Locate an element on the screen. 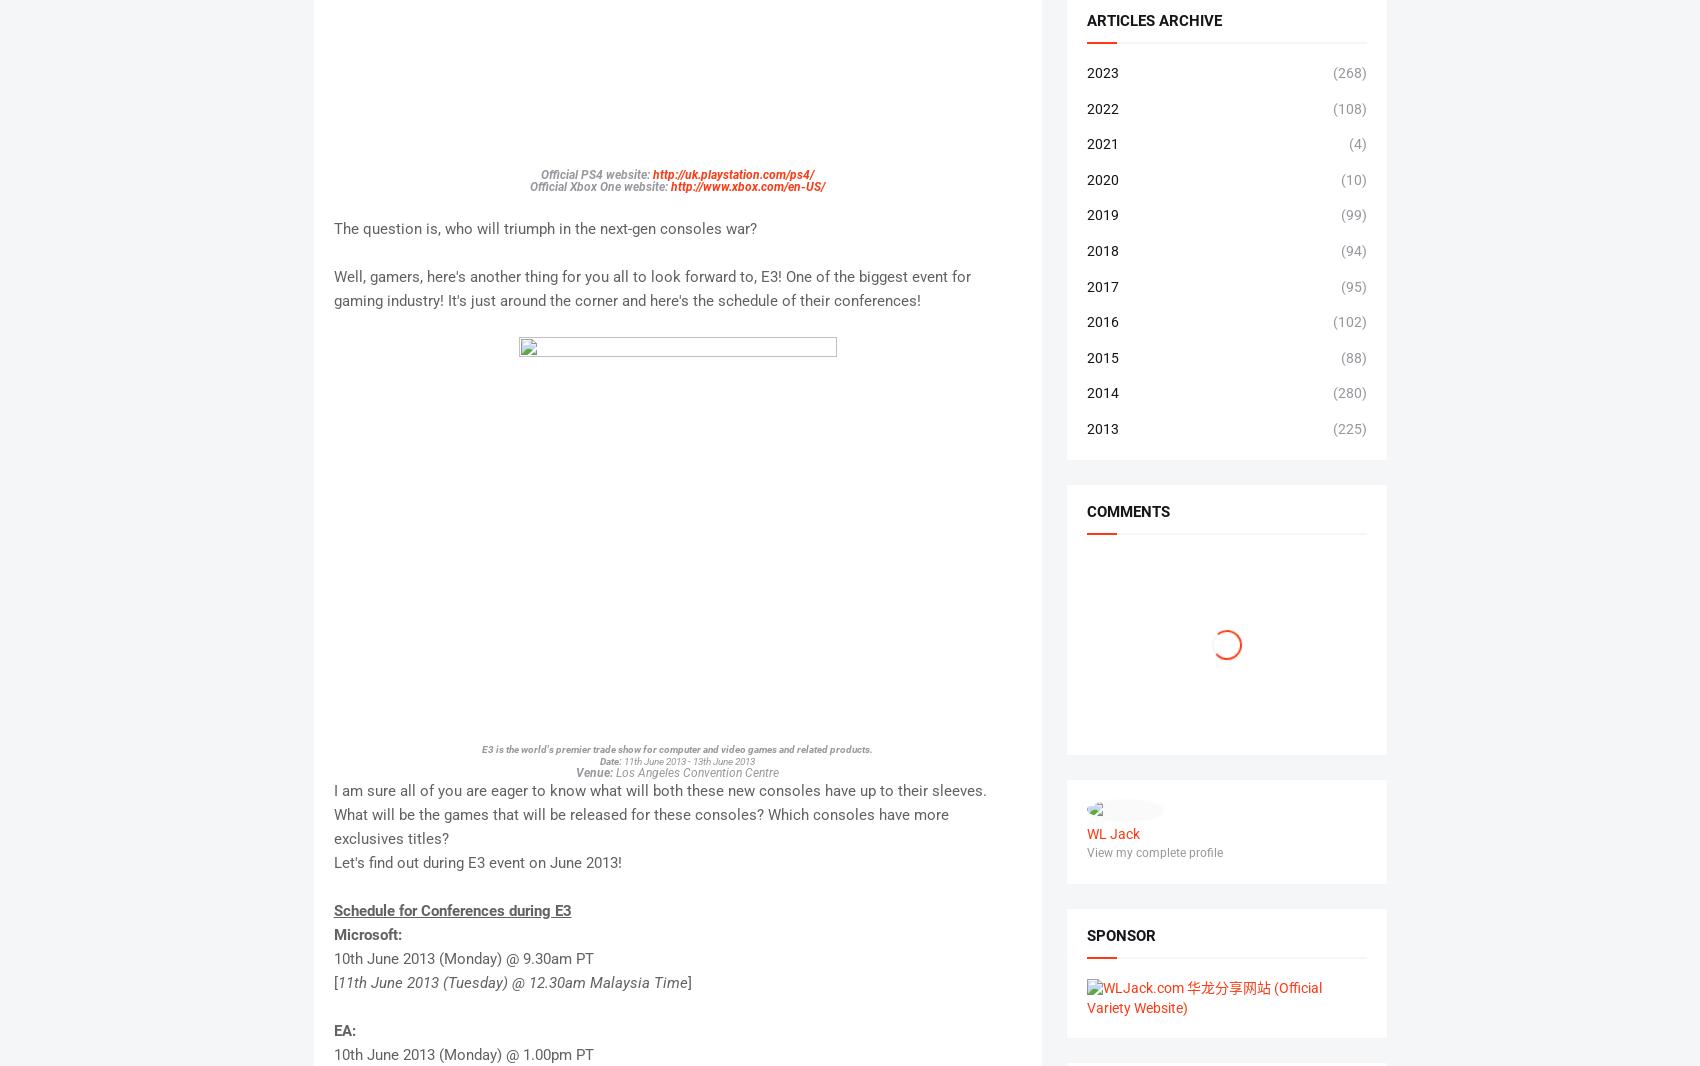  'sponsor' is located at coordinates (1120, 950).